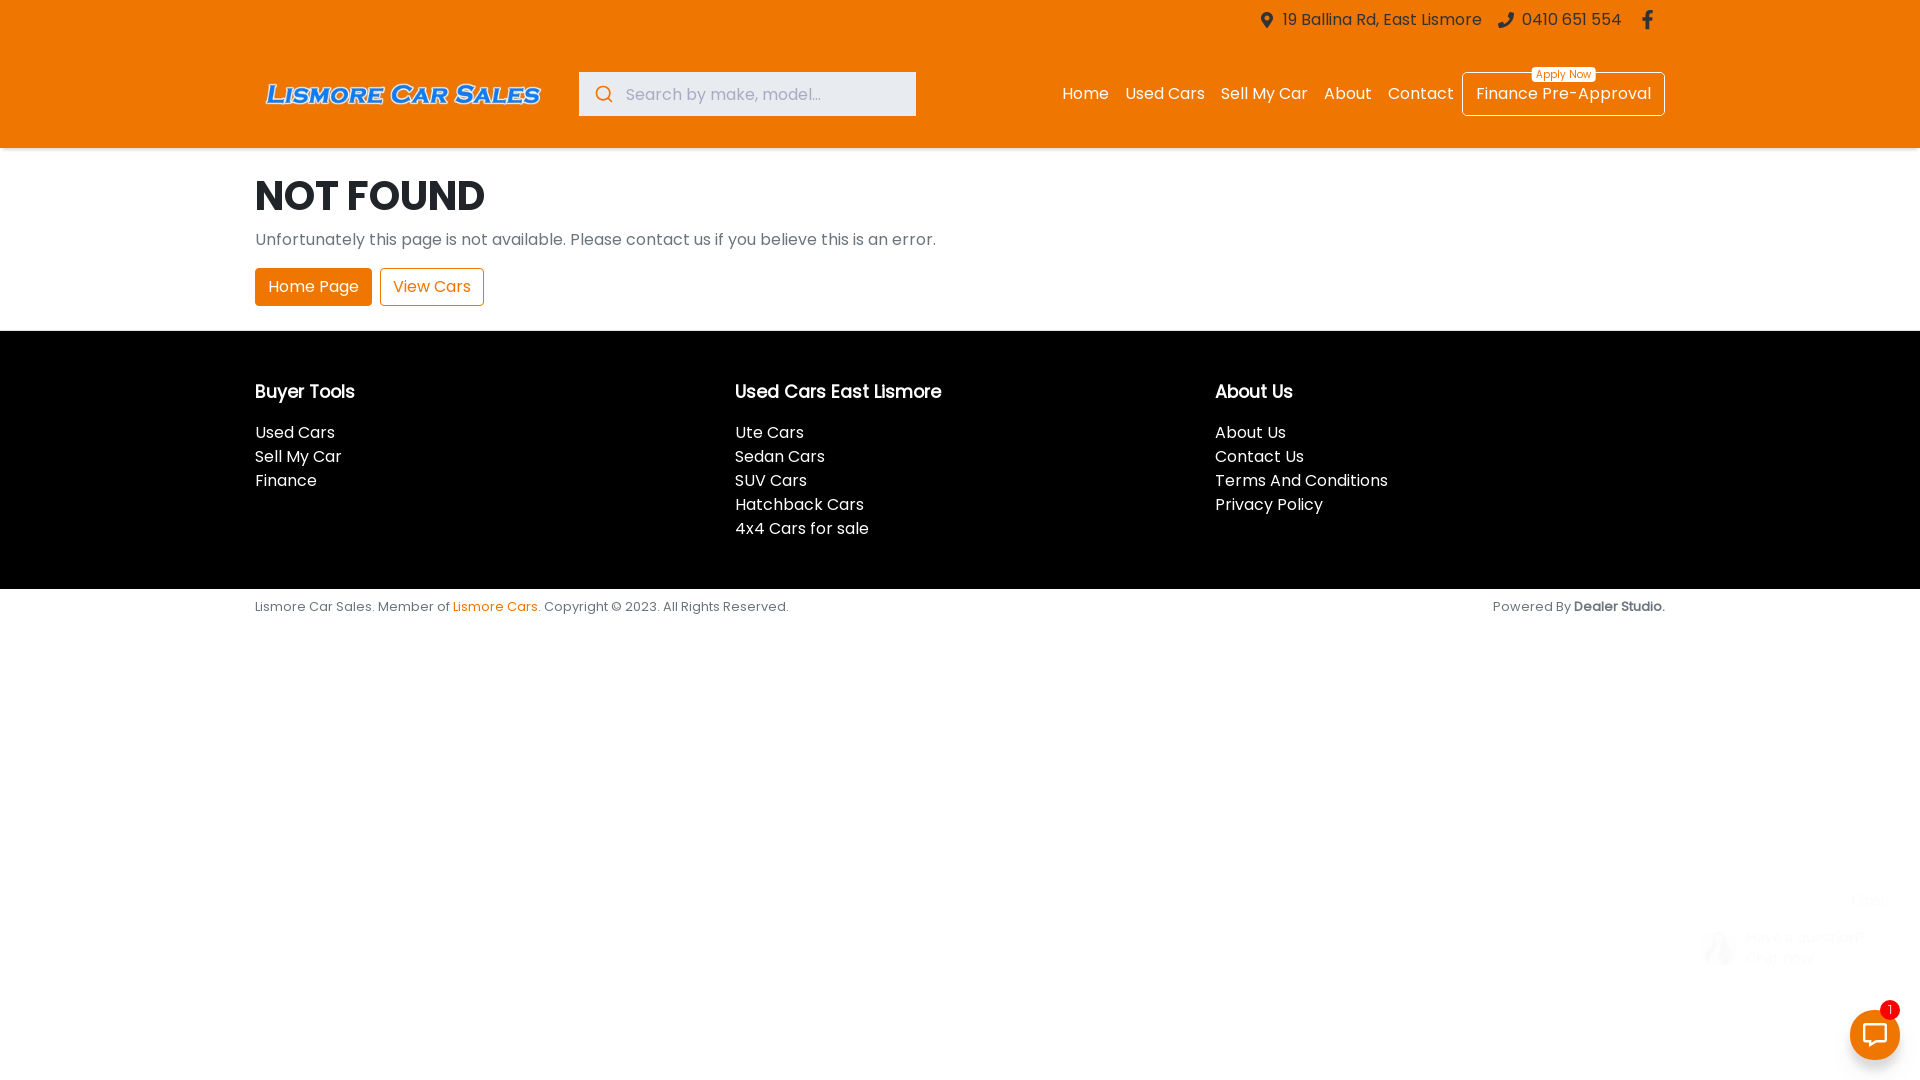 The height and width of the screenshot is (1080, 1920). I want to click on 'Submit', so click(601, 93).